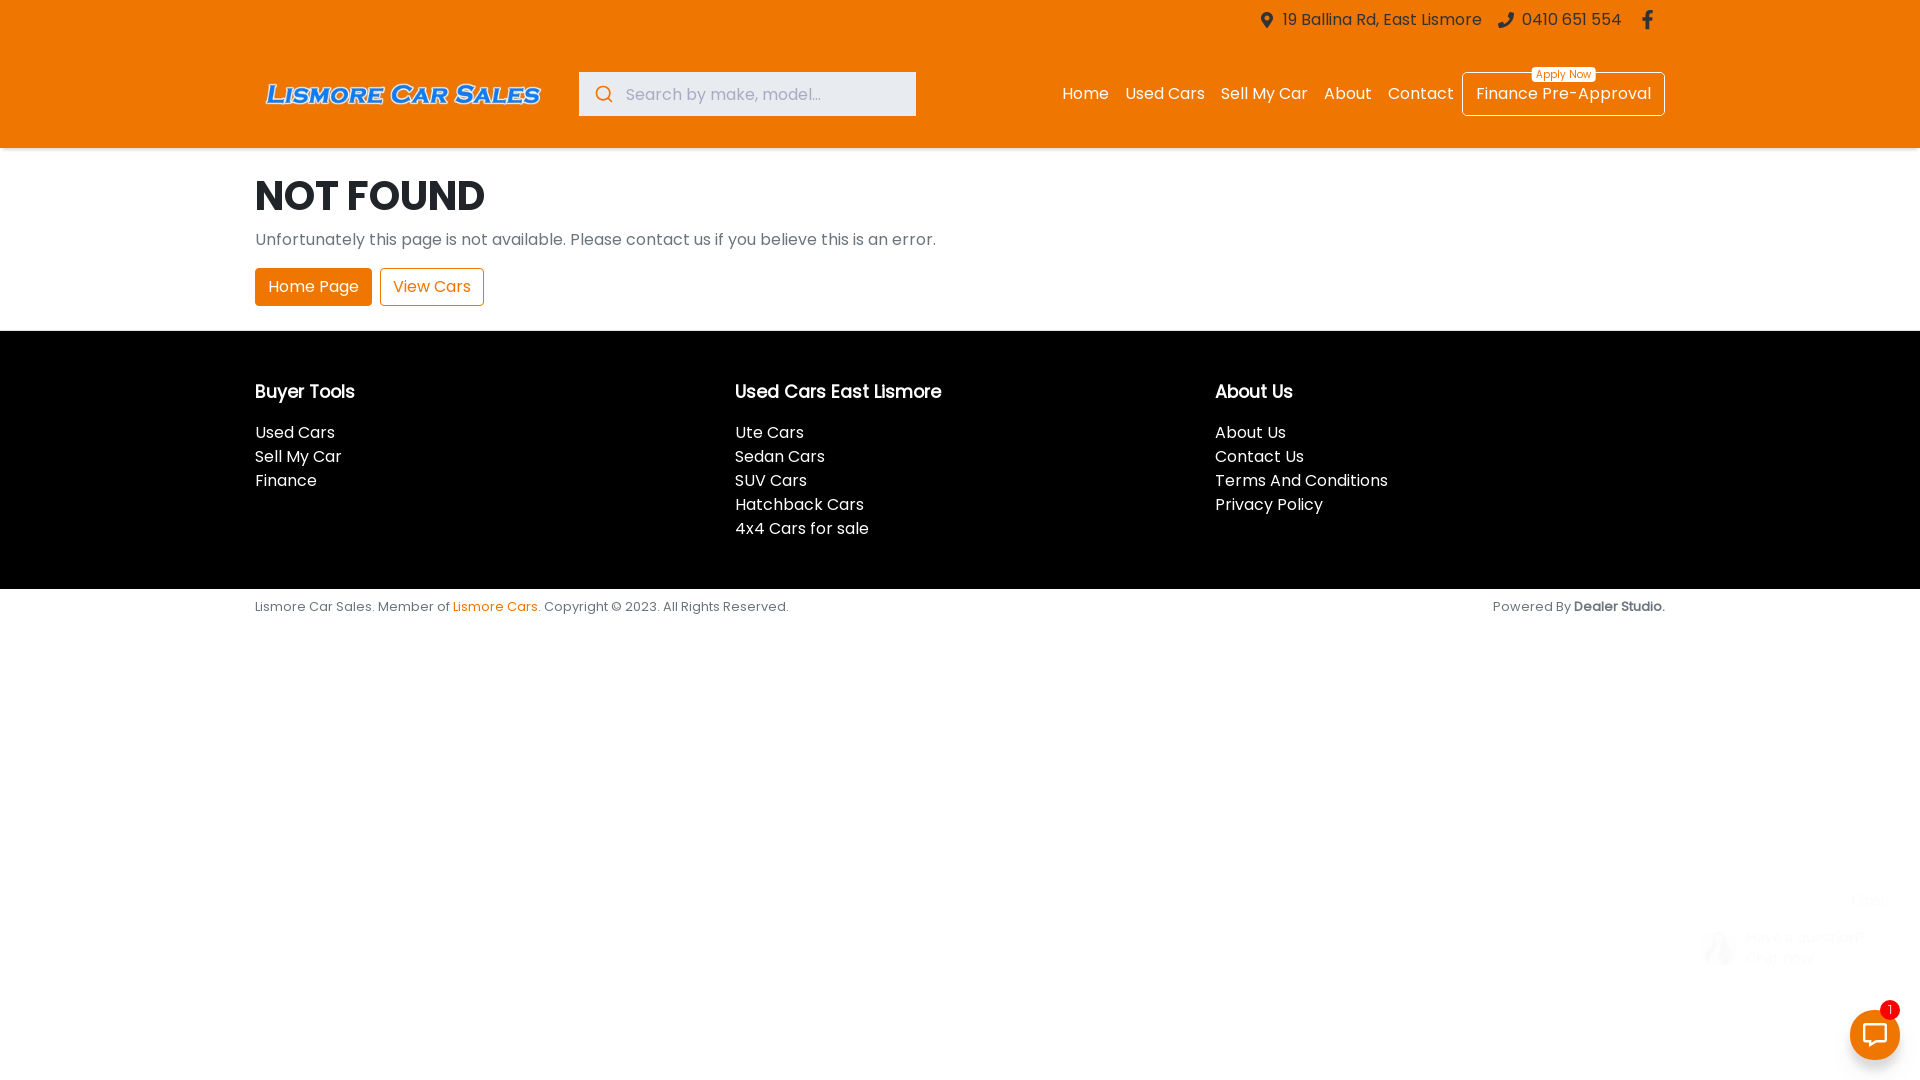 The height and width of the screenshot is (1080, 1920). I want to click on 'Submit', so click(601, 93).